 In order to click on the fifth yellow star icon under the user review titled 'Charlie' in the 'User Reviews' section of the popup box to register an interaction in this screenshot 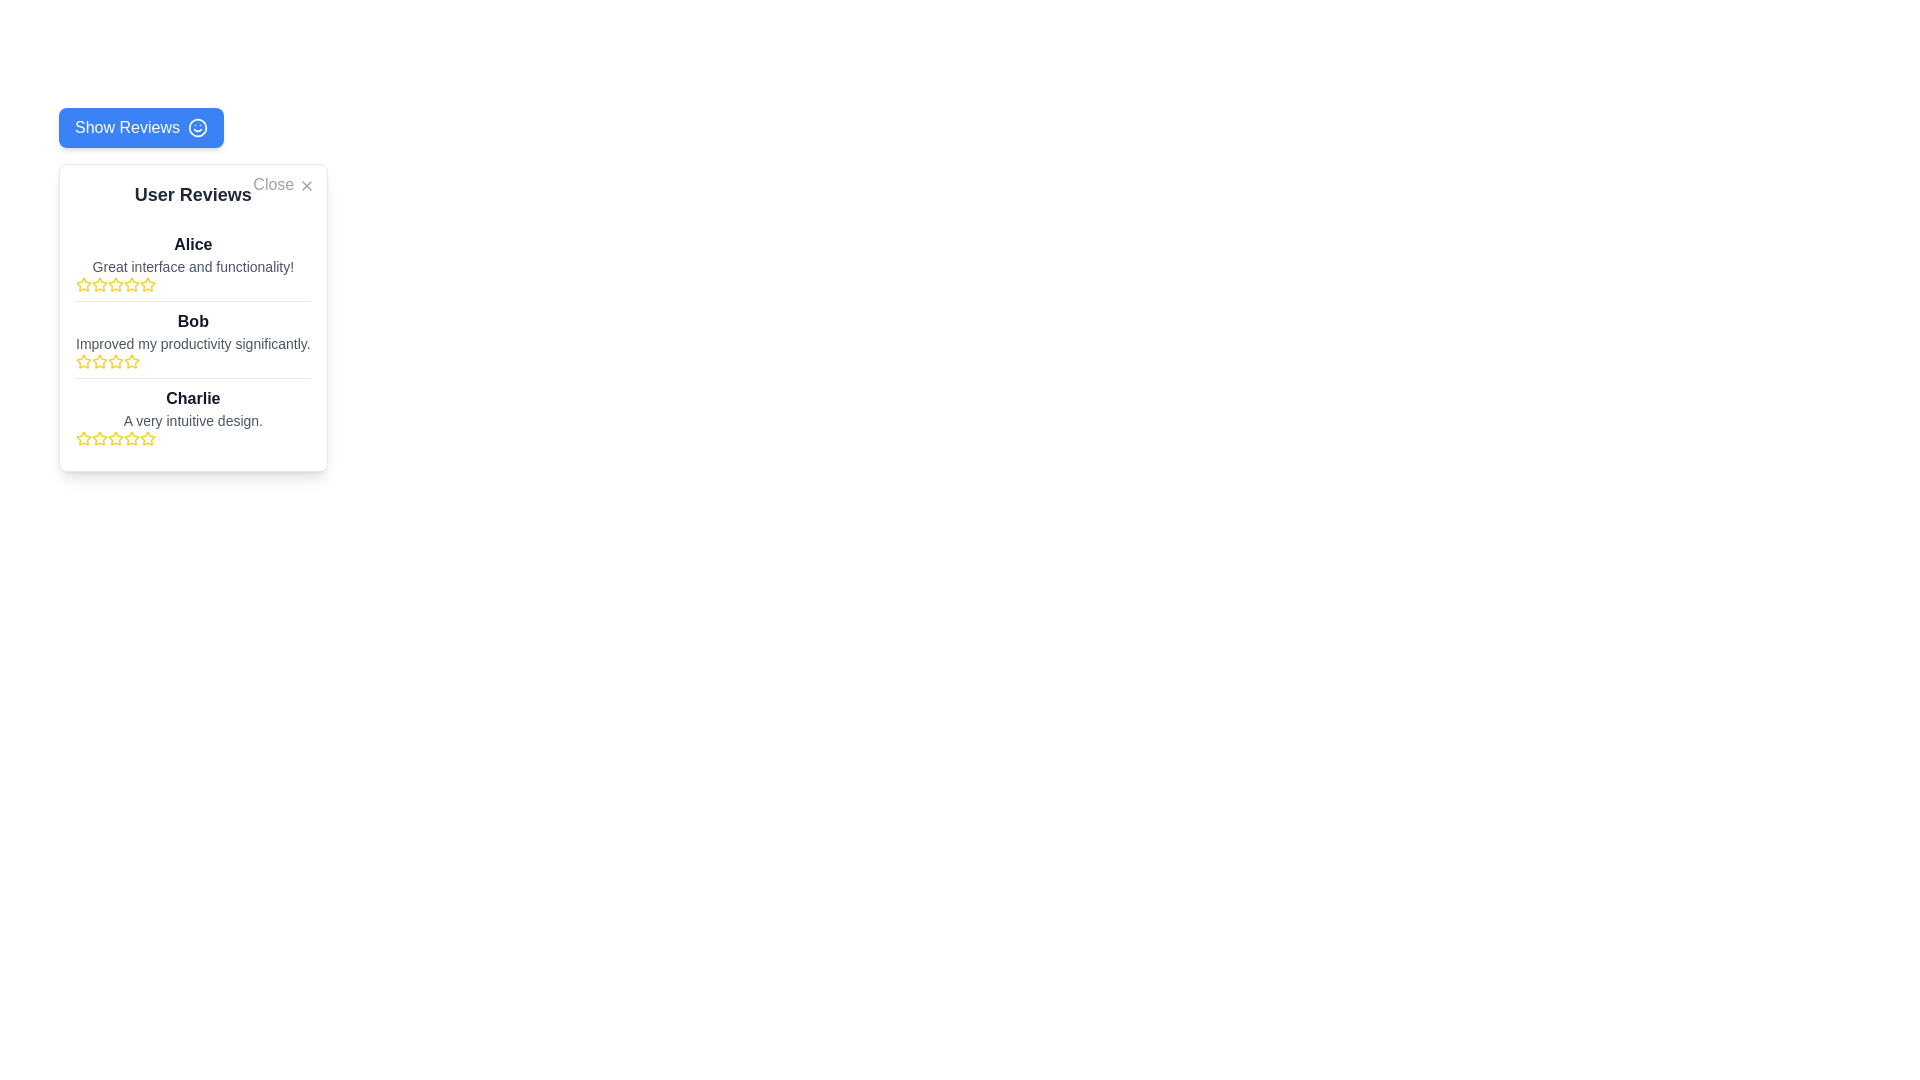, I will do `click(114, 438)`.